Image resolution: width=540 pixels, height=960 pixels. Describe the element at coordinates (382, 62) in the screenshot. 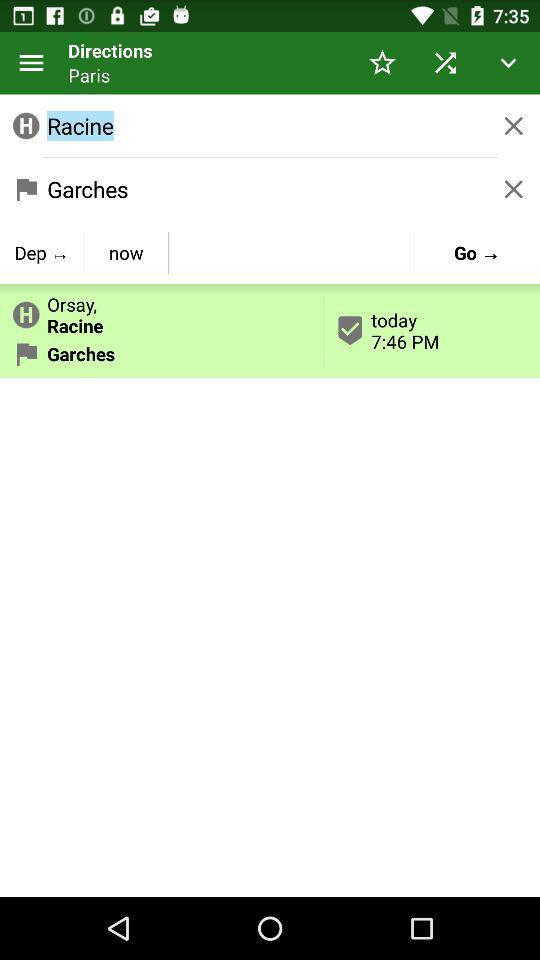

I see `item above the racine icon` at that location.